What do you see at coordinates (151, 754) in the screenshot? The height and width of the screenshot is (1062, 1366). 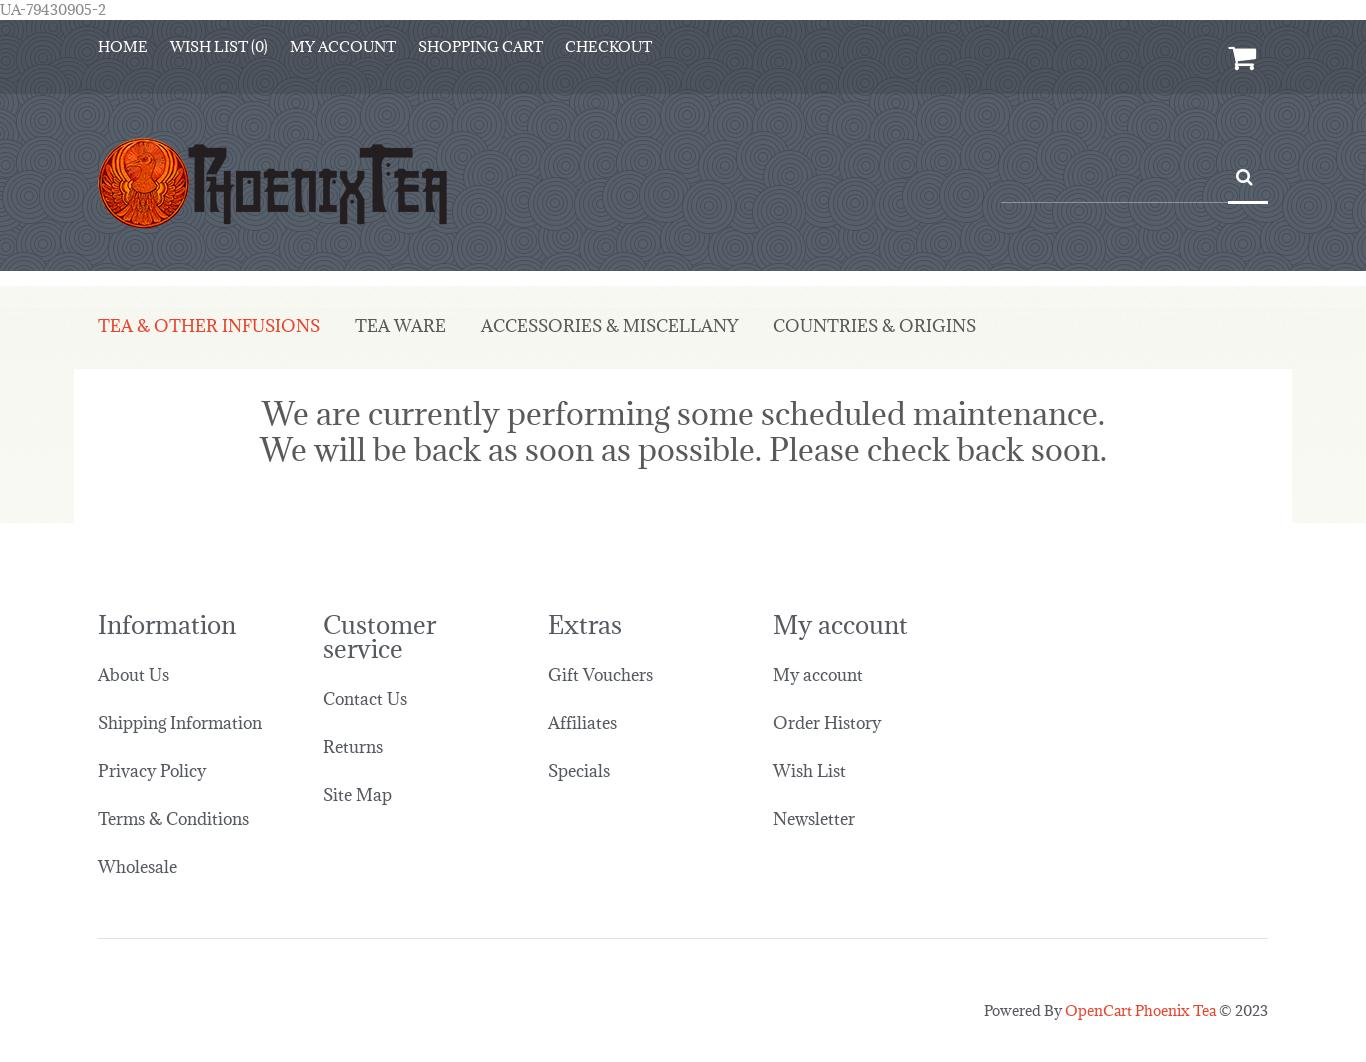 I see `'Privacy Policy'` at bounding box center [151, 754].